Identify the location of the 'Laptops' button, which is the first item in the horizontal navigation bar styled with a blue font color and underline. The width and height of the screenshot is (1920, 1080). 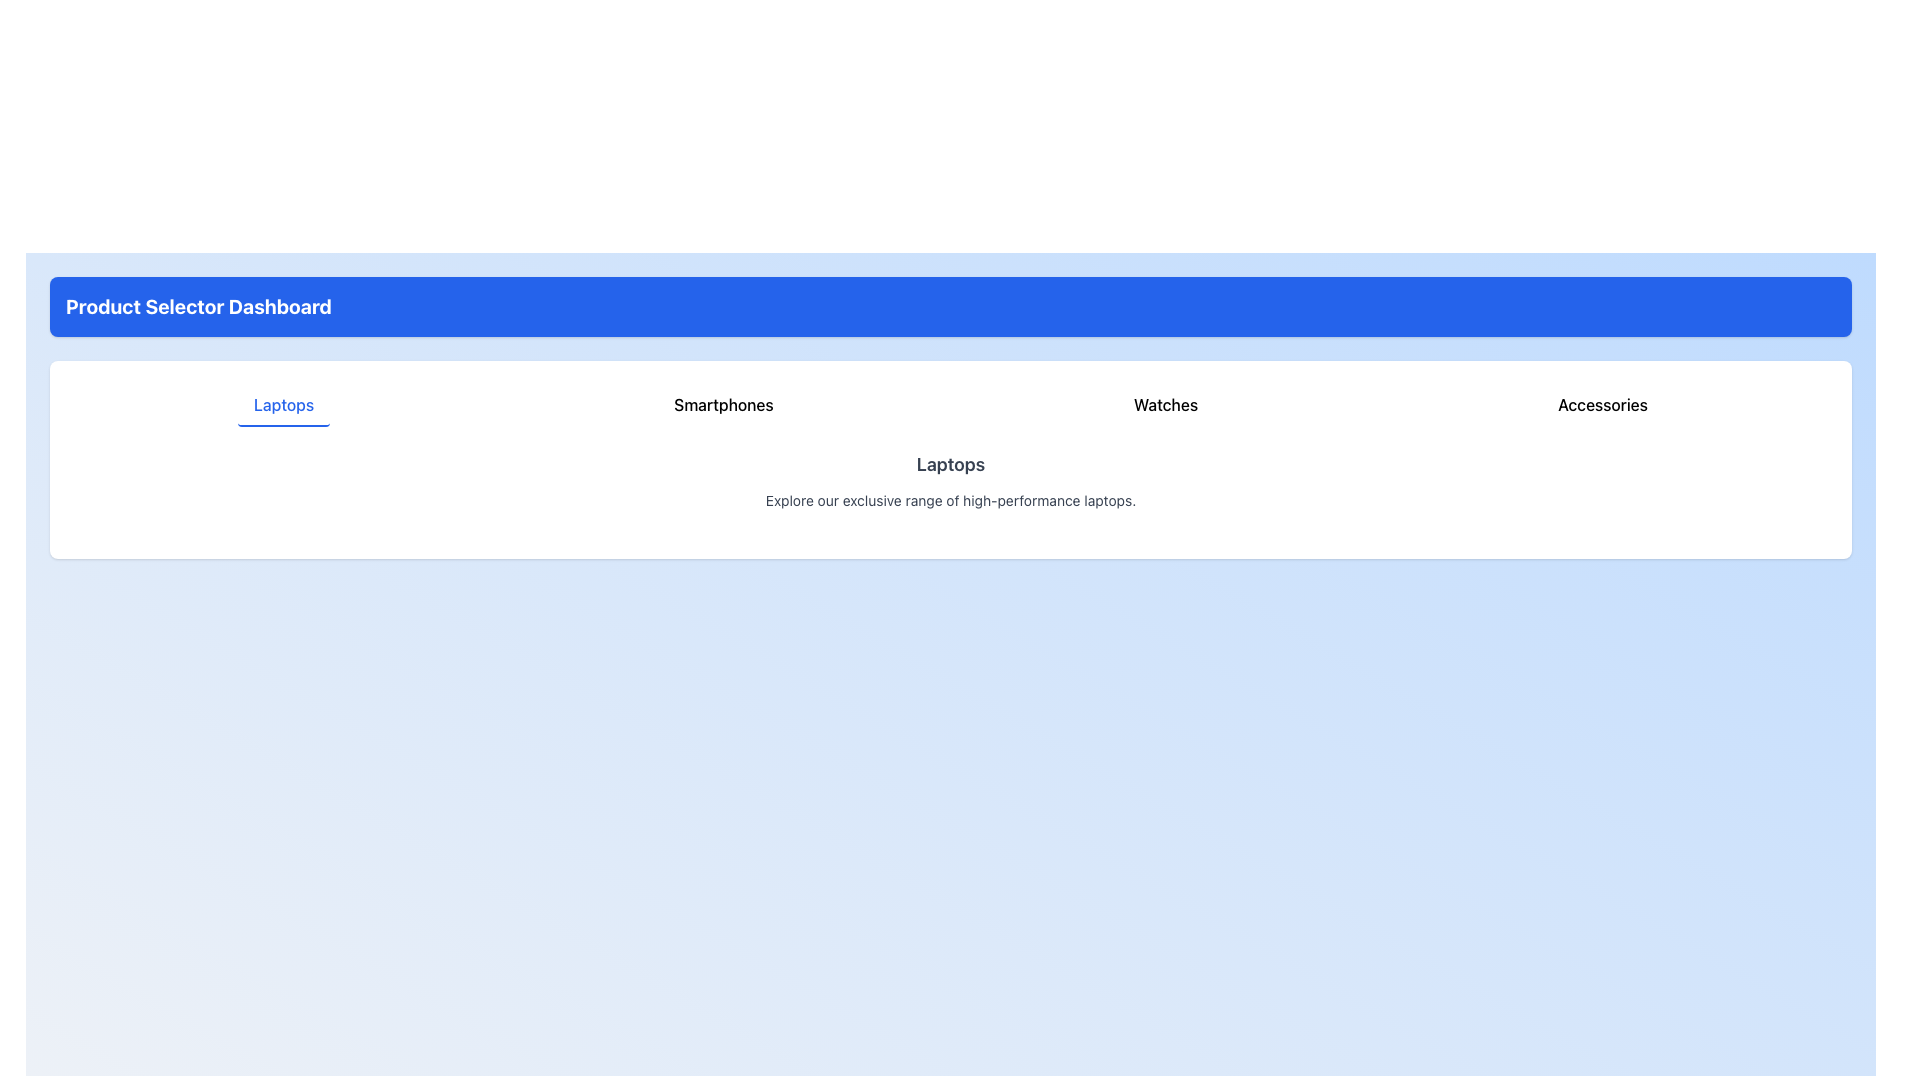
(283, 405).